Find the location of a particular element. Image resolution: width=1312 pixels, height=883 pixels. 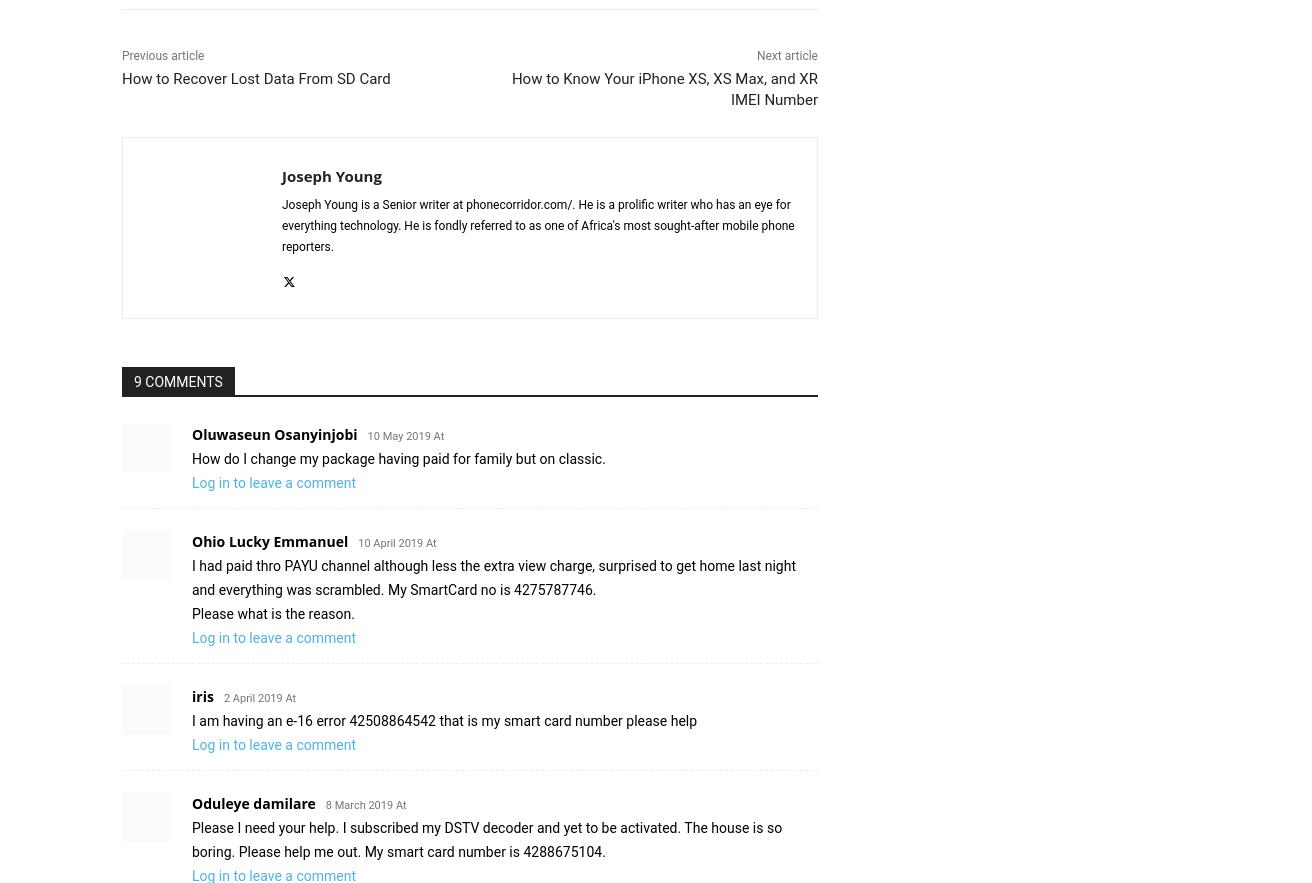

'8 March 2019						    At' is located at coordinates (365, 804).